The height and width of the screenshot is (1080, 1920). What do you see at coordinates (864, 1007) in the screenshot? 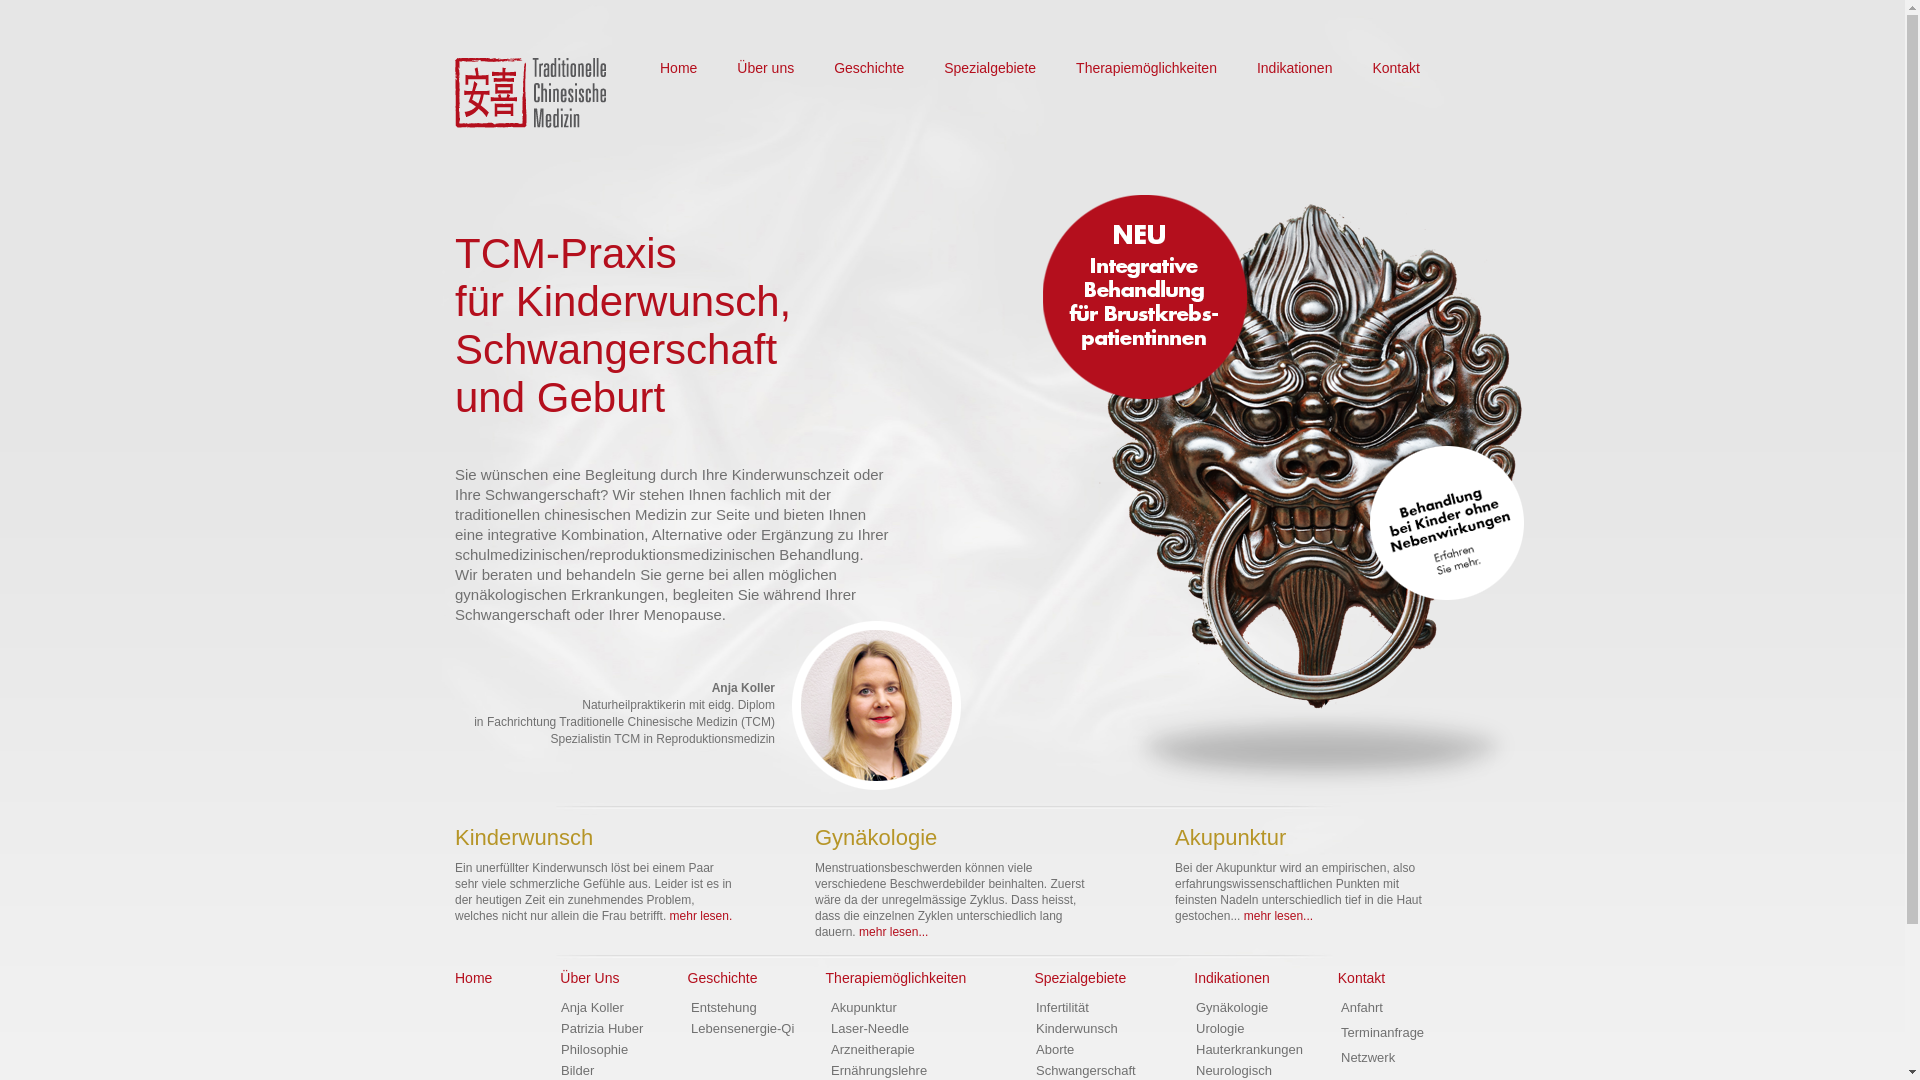
I see `'Akupunktur'` at bounding box center [864, 1007].